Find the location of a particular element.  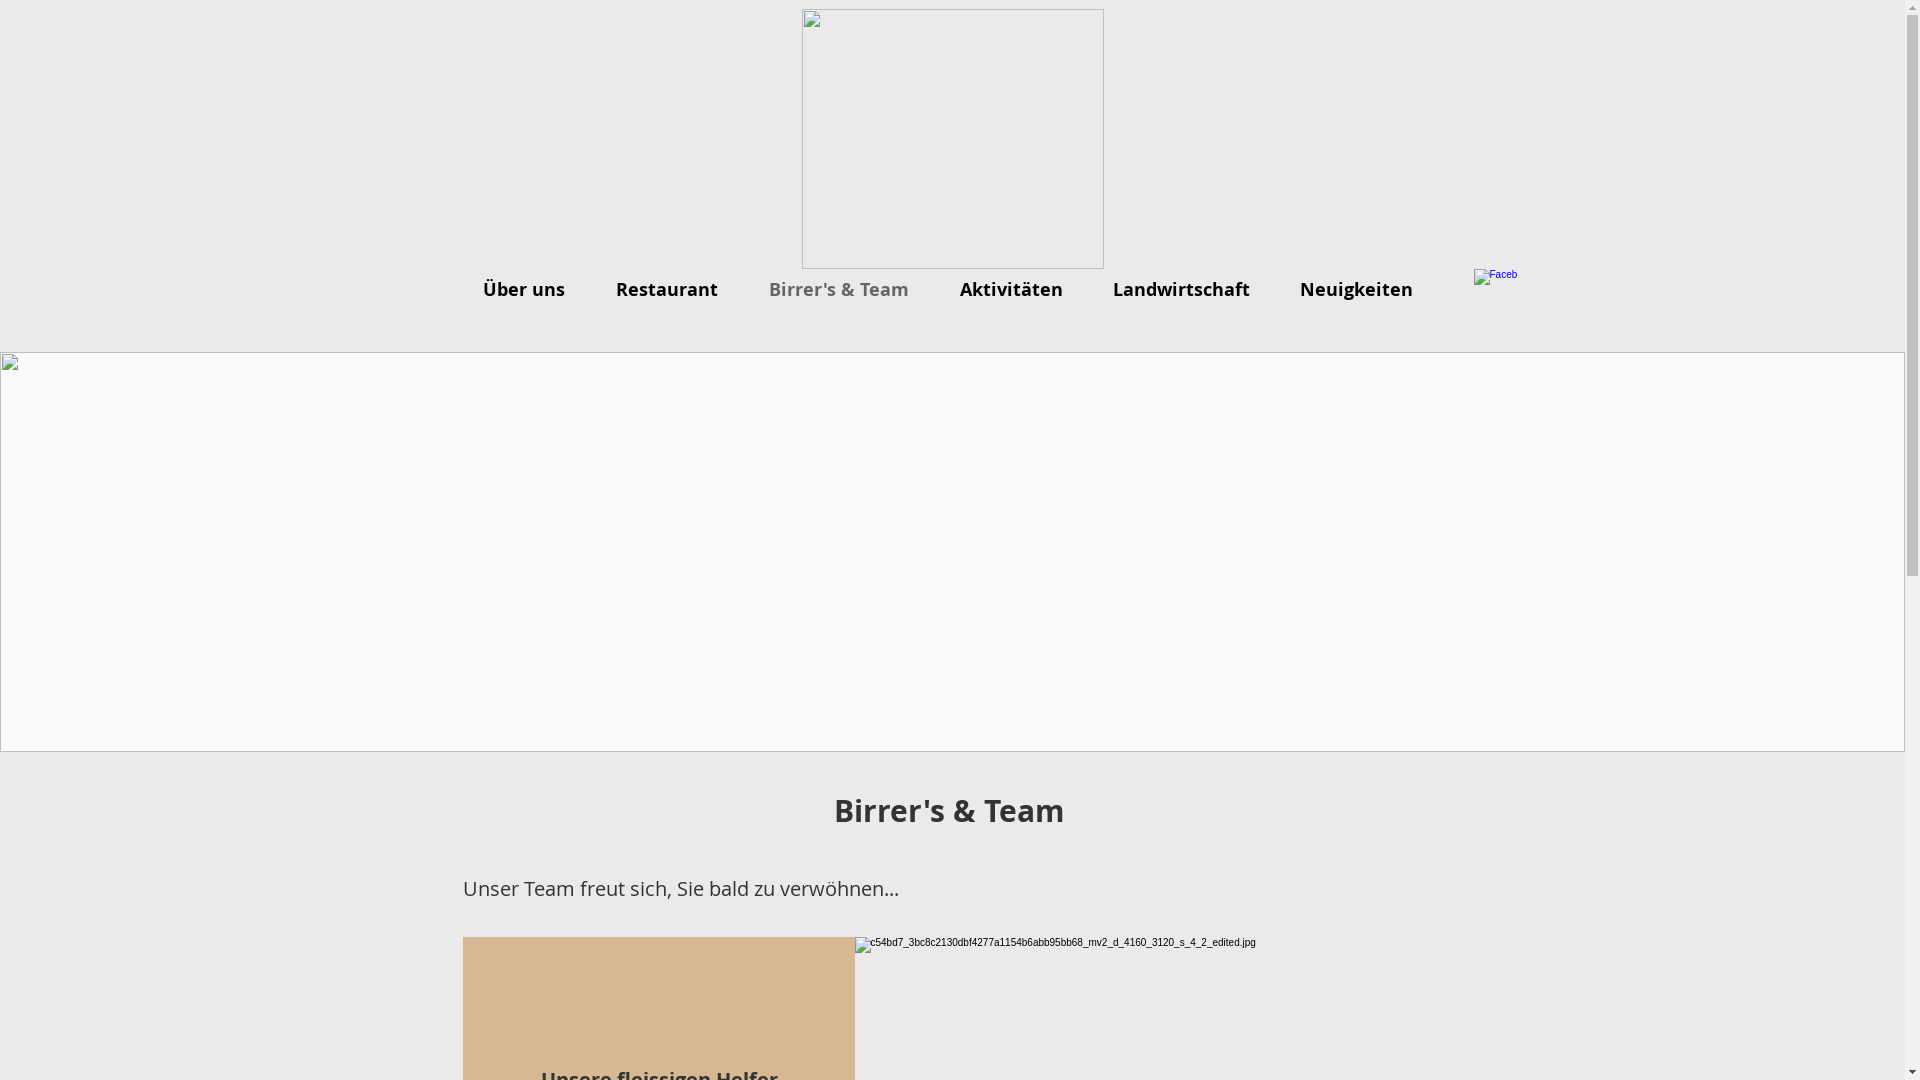

'Restaurant' is located at coordinates (672, 289).